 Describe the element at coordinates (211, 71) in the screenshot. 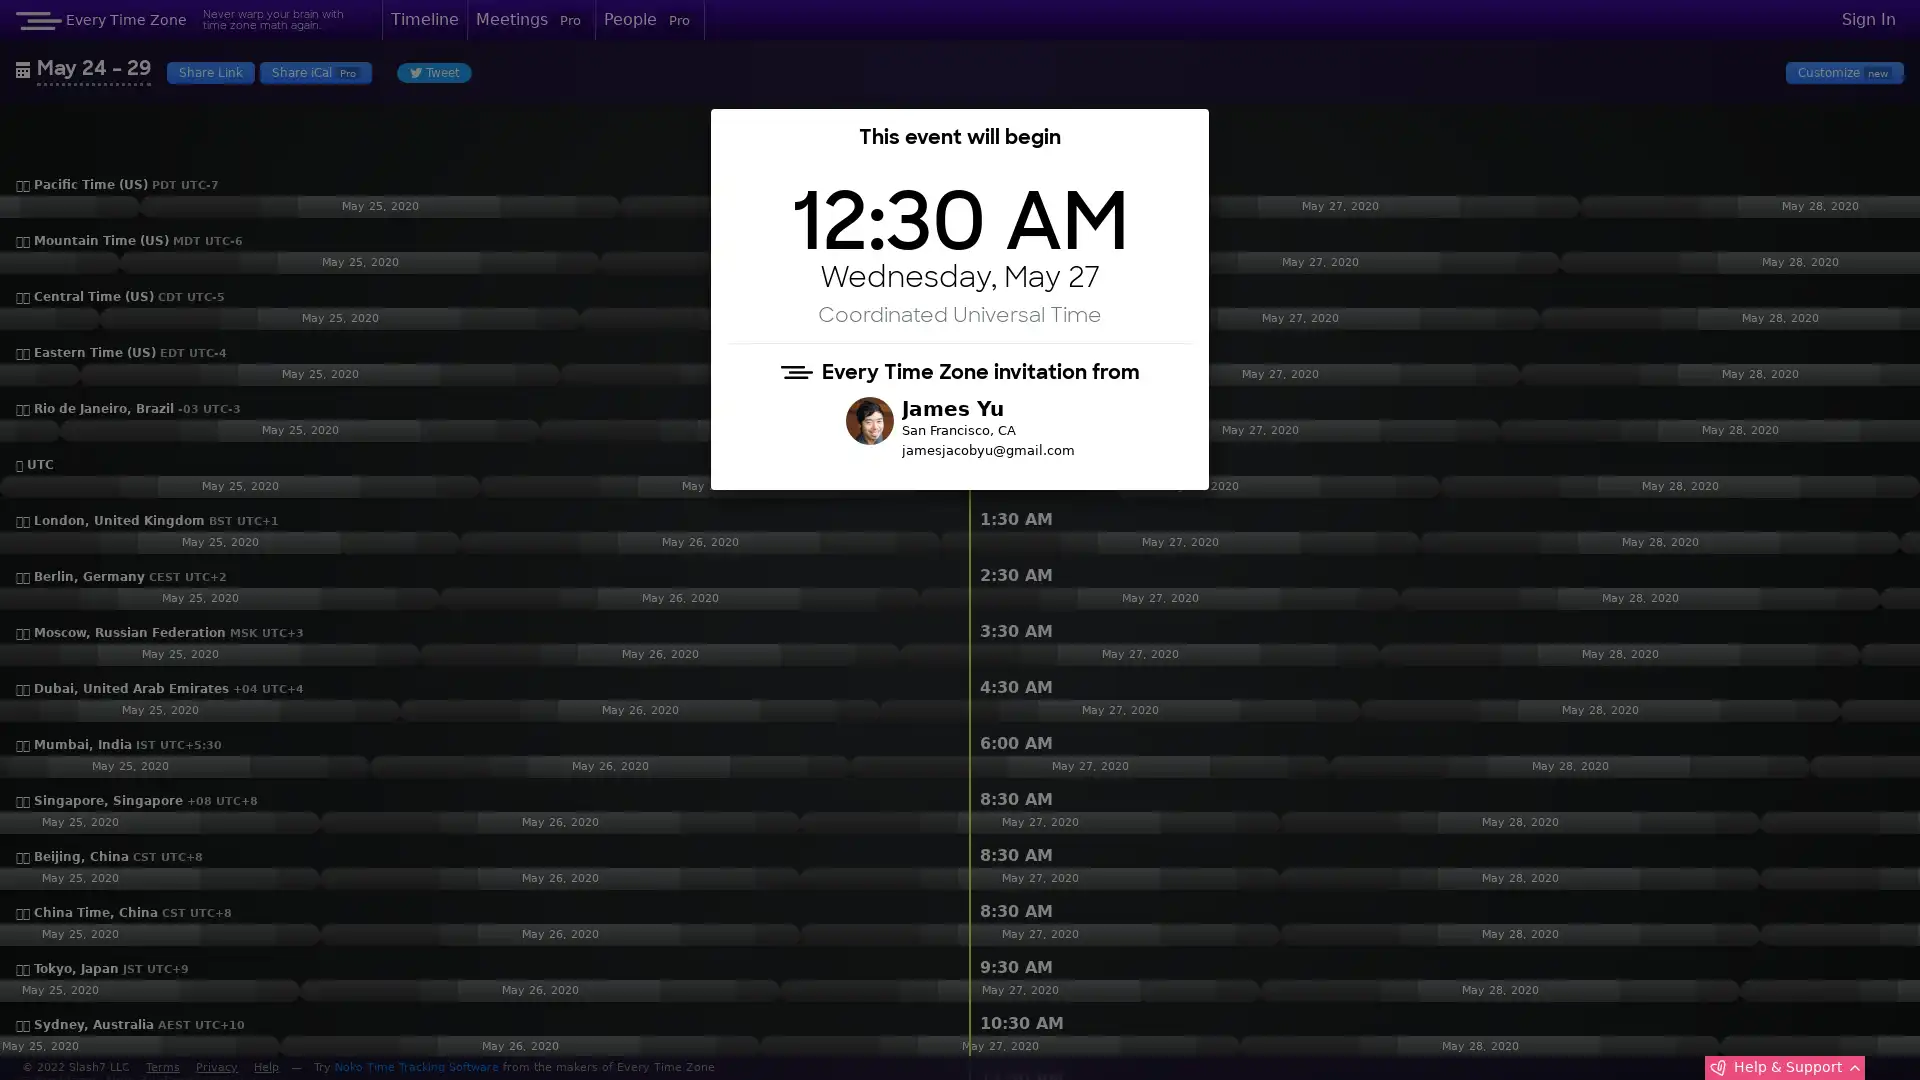

I see `Share Link` at that location.